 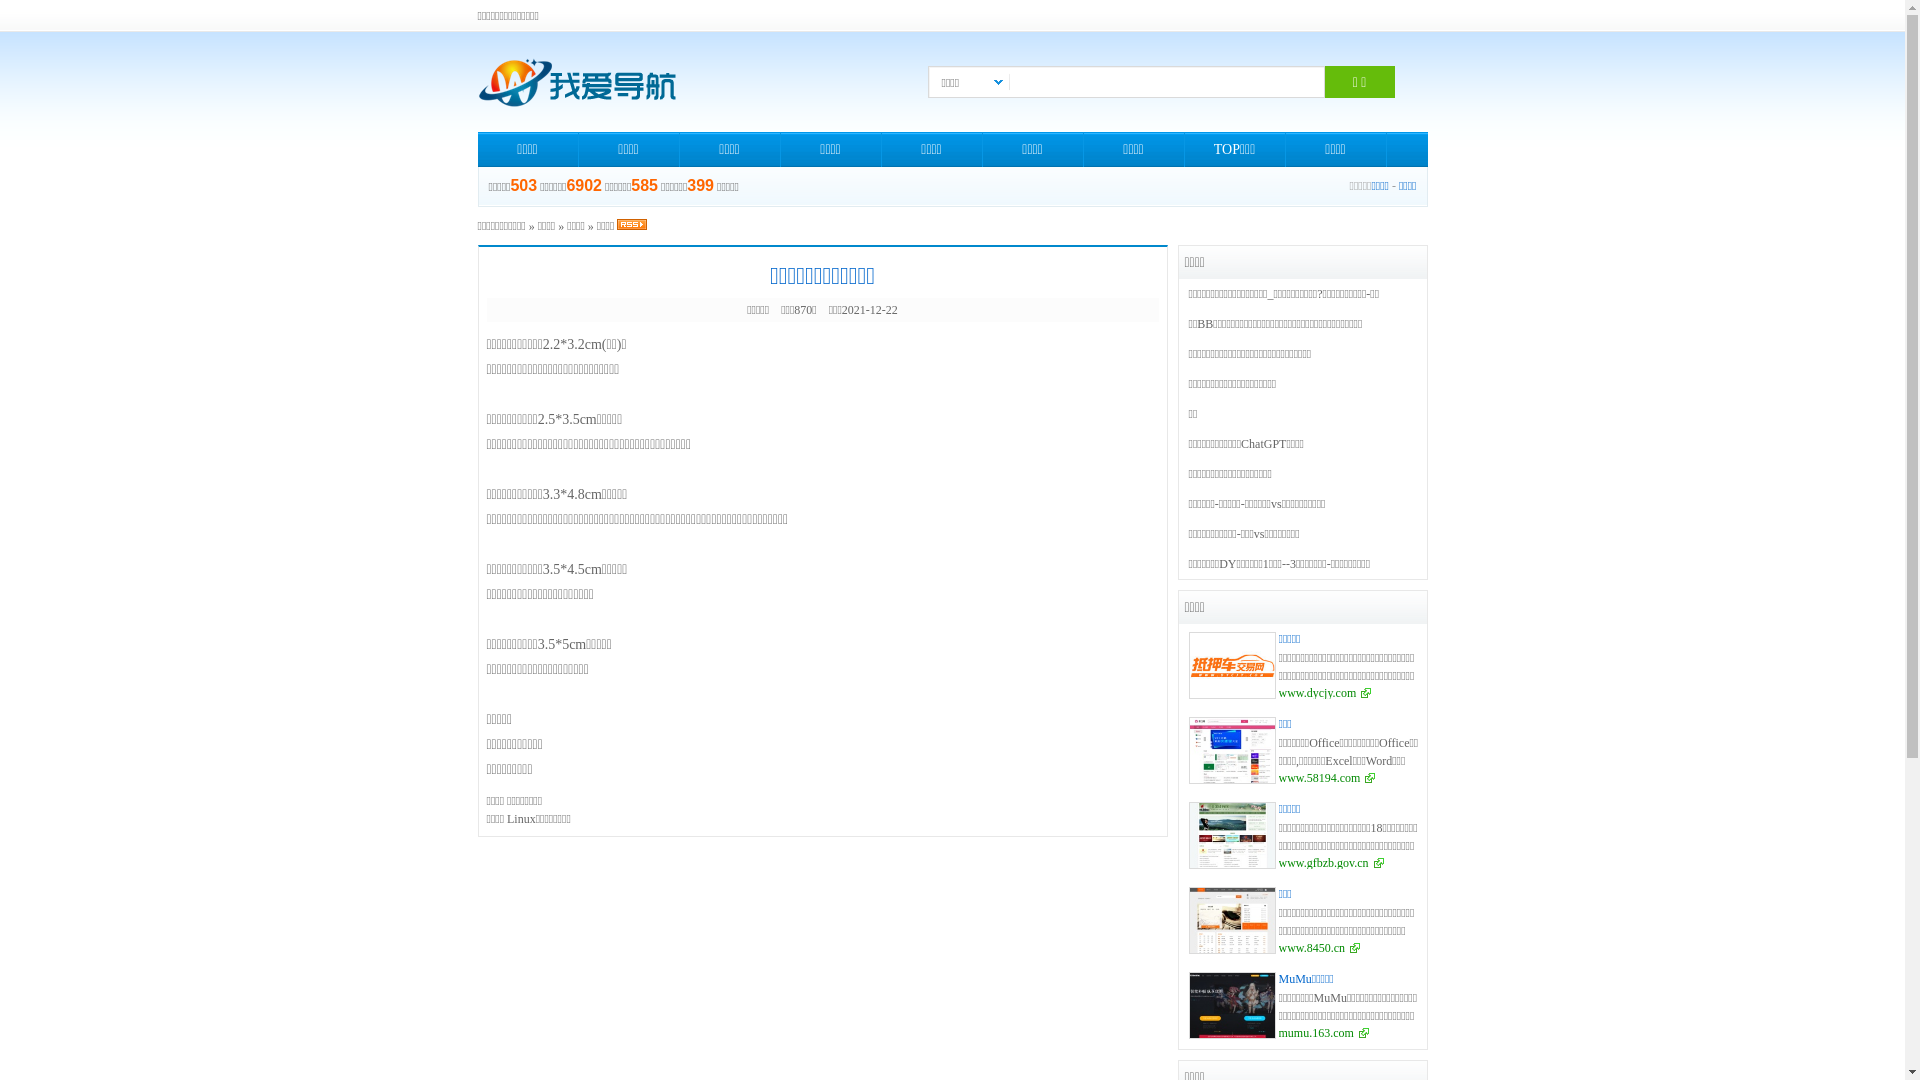 What do you see at coordinates (1330, 862) in the screenshot?
I see `'www.gfbzb.gov.cn'` at bounding box center [1330, 862].